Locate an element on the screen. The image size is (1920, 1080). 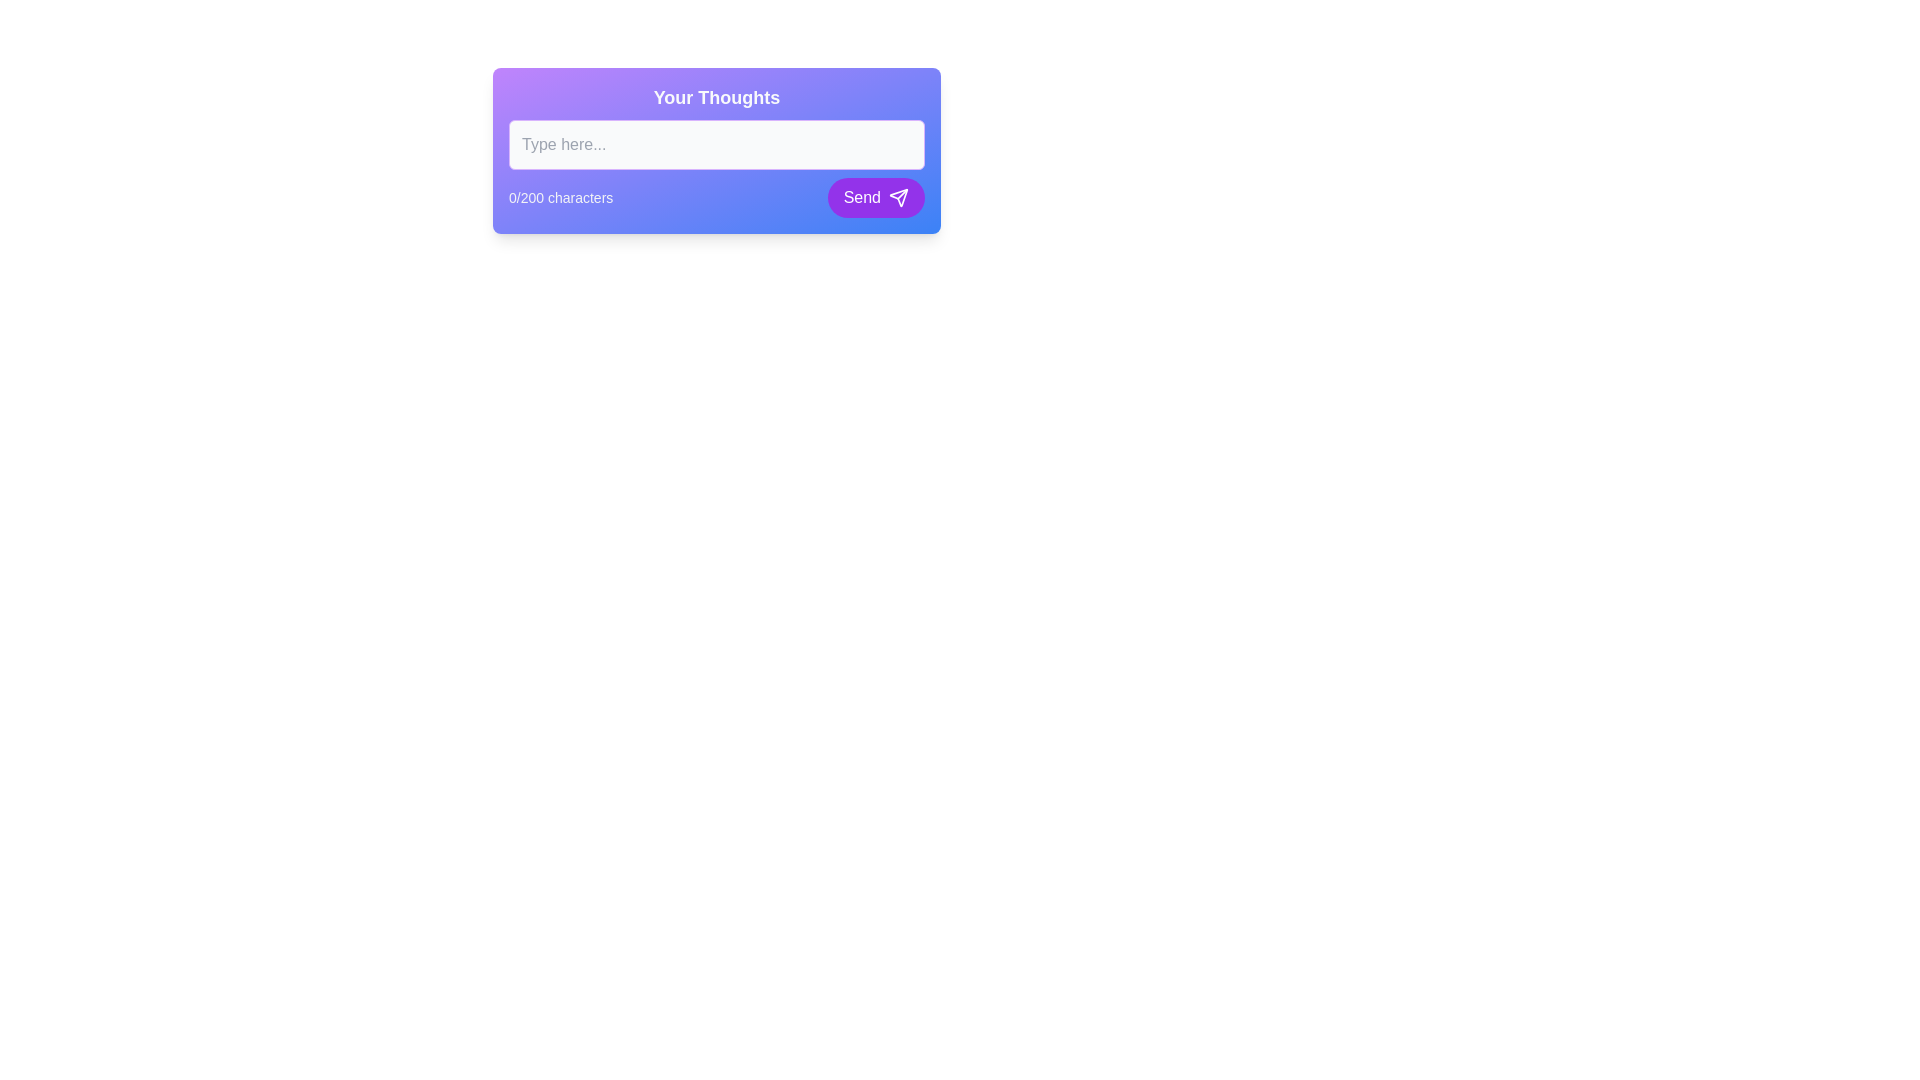
the paper airplane icon that indicates a send action, located within the 'Send' button on the right side beneath the text input field is located at coordinates (897, 197).